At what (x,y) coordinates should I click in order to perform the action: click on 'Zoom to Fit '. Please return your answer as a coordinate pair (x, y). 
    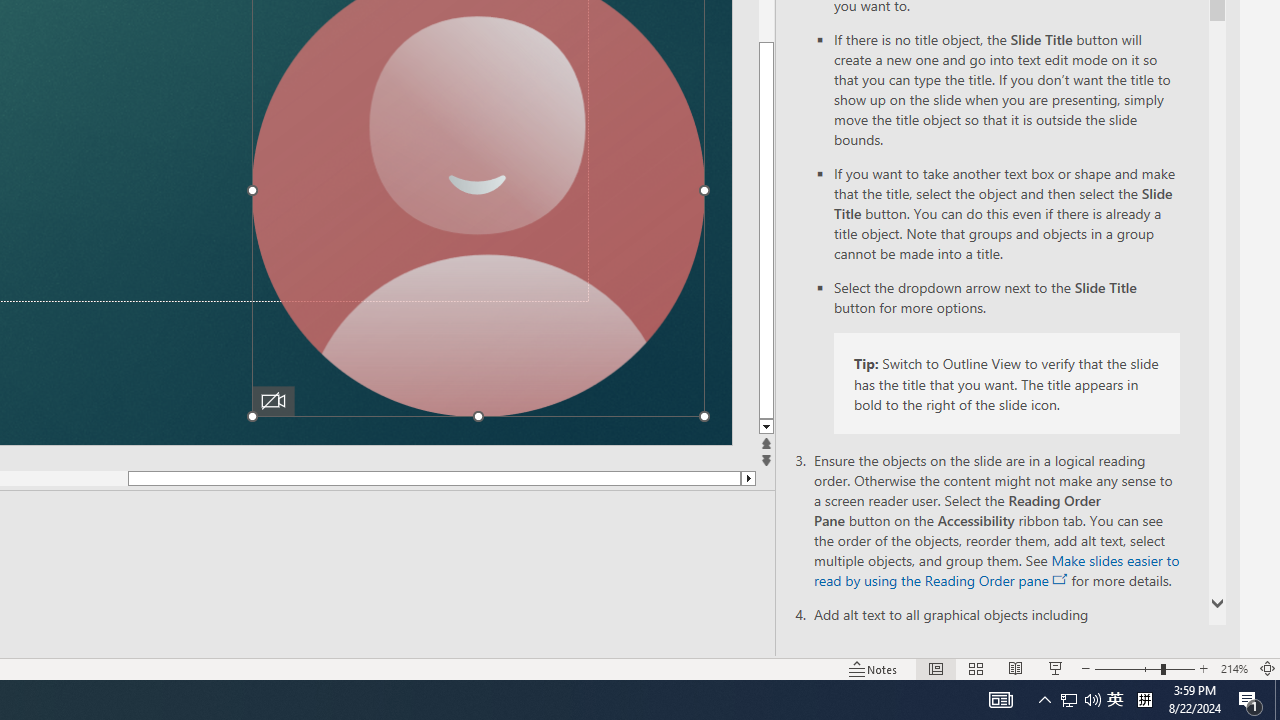
    Looking at the image, I should click on (1266, 669).